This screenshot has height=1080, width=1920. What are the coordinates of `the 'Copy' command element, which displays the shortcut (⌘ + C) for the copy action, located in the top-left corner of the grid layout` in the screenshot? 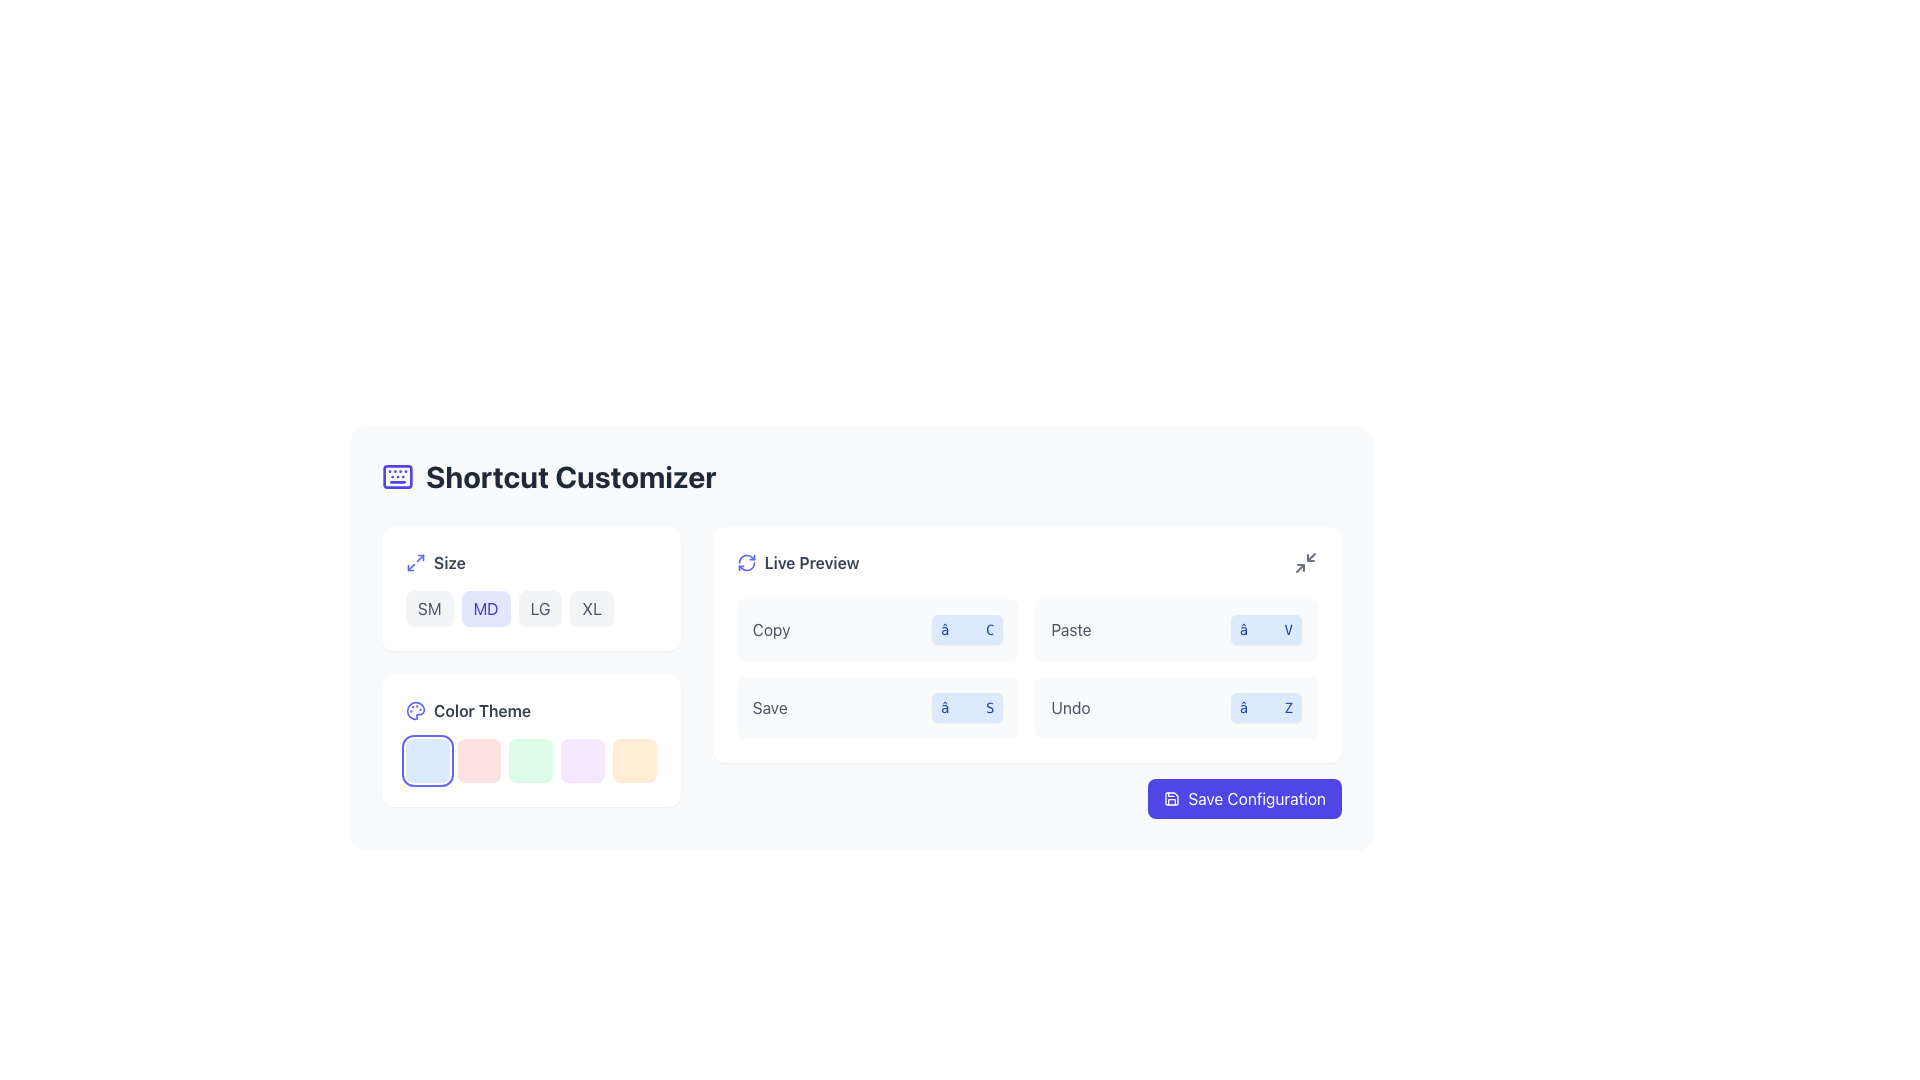 It's located at (878, 628).